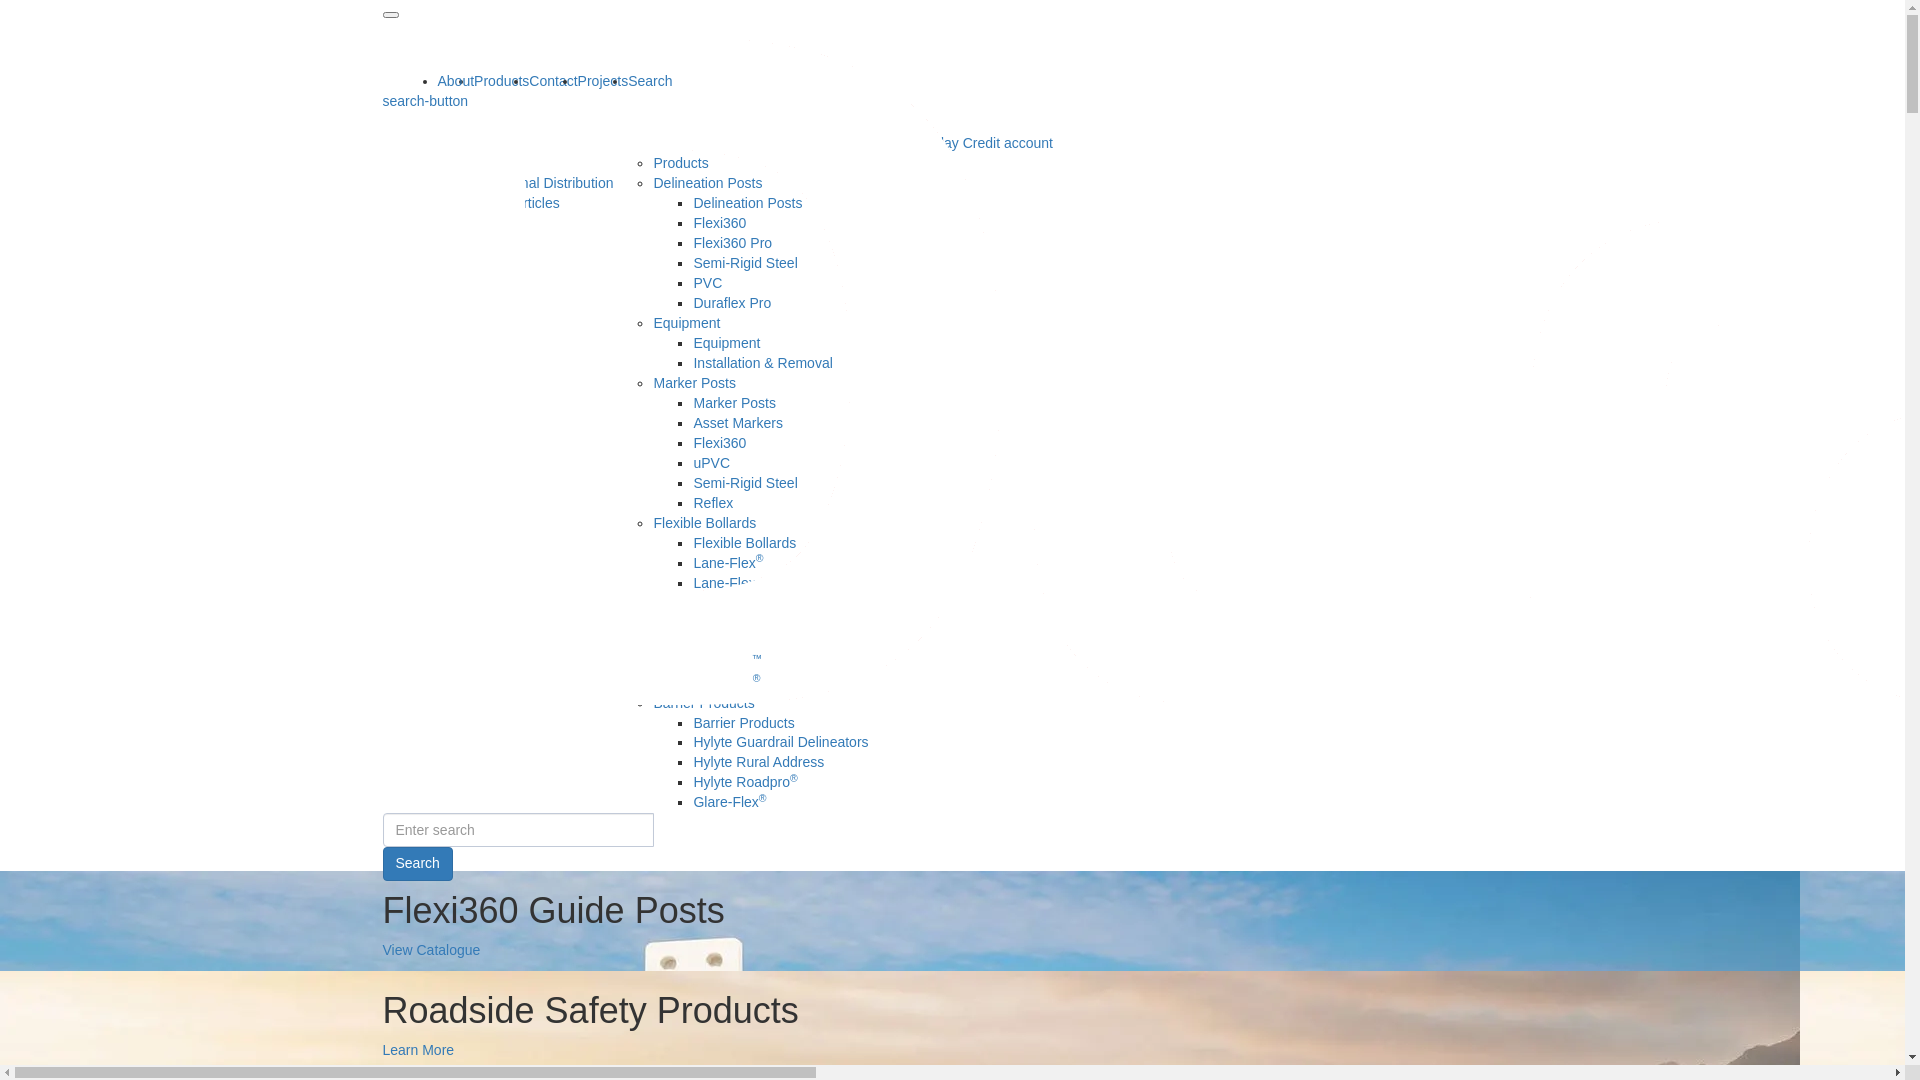 The width and height of the screenshot is (1920, 1080). I want to click on 'Learn More', so click(416, 1048).